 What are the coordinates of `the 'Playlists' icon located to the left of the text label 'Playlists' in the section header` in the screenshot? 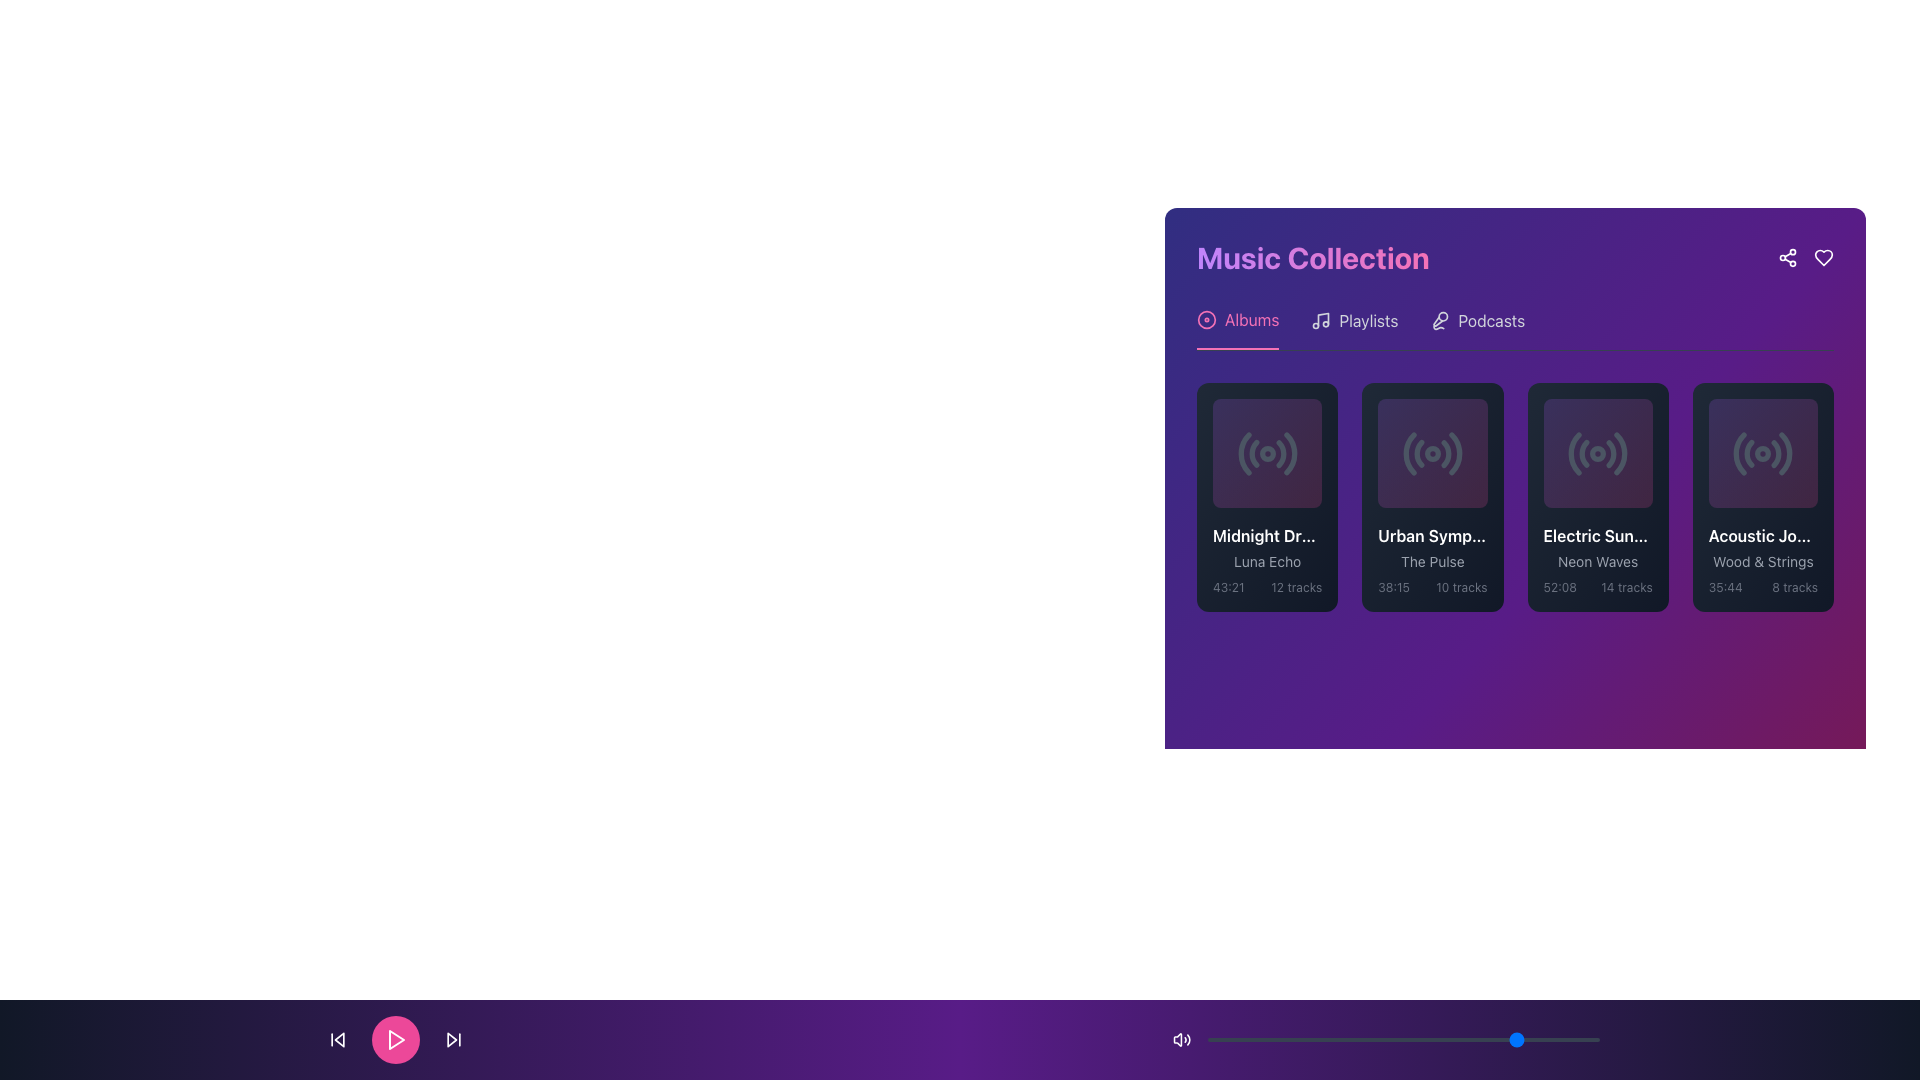 It's located at (1321, 319).